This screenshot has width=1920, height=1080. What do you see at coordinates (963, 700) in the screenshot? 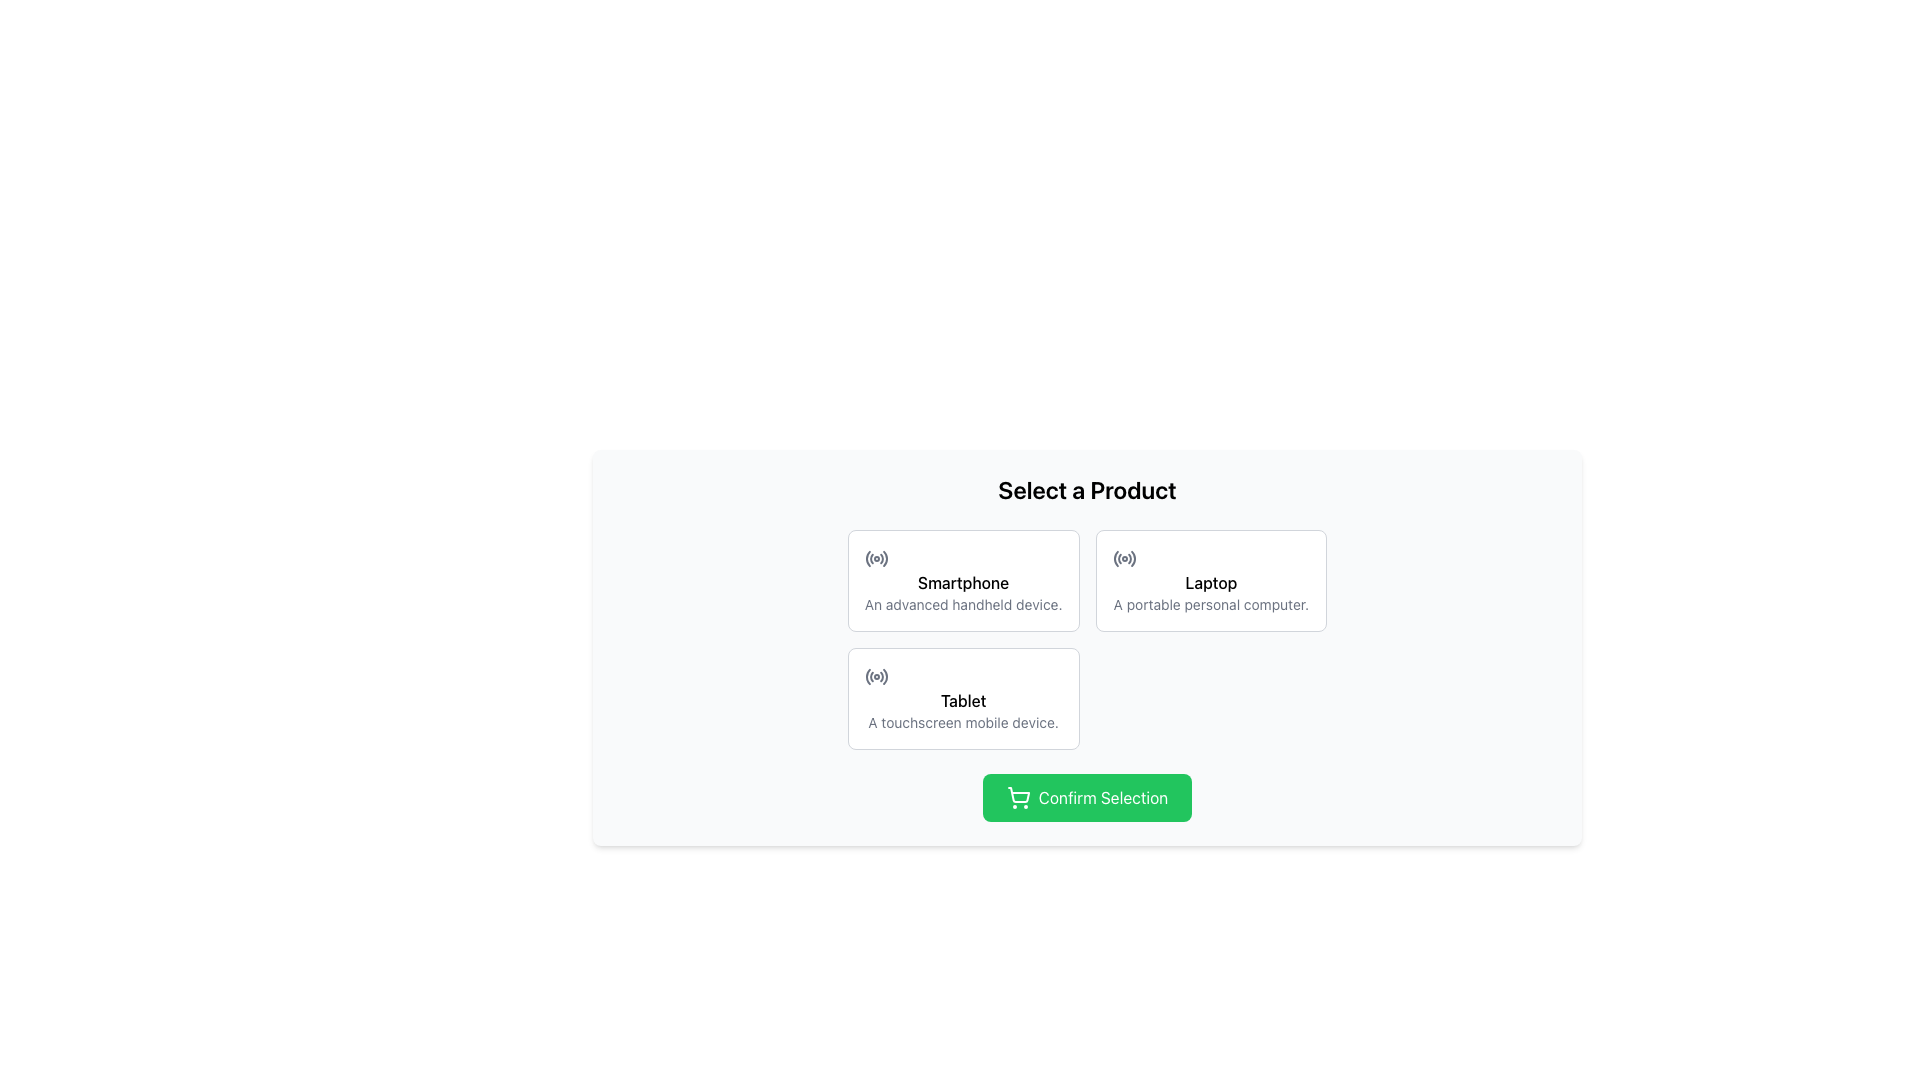
I see `text of the 'Tablet' label in the product selection interface, which is located at the bottom center of the grid under 'Smartphone' and 'Laptop'` at bounding box center [963, 700].